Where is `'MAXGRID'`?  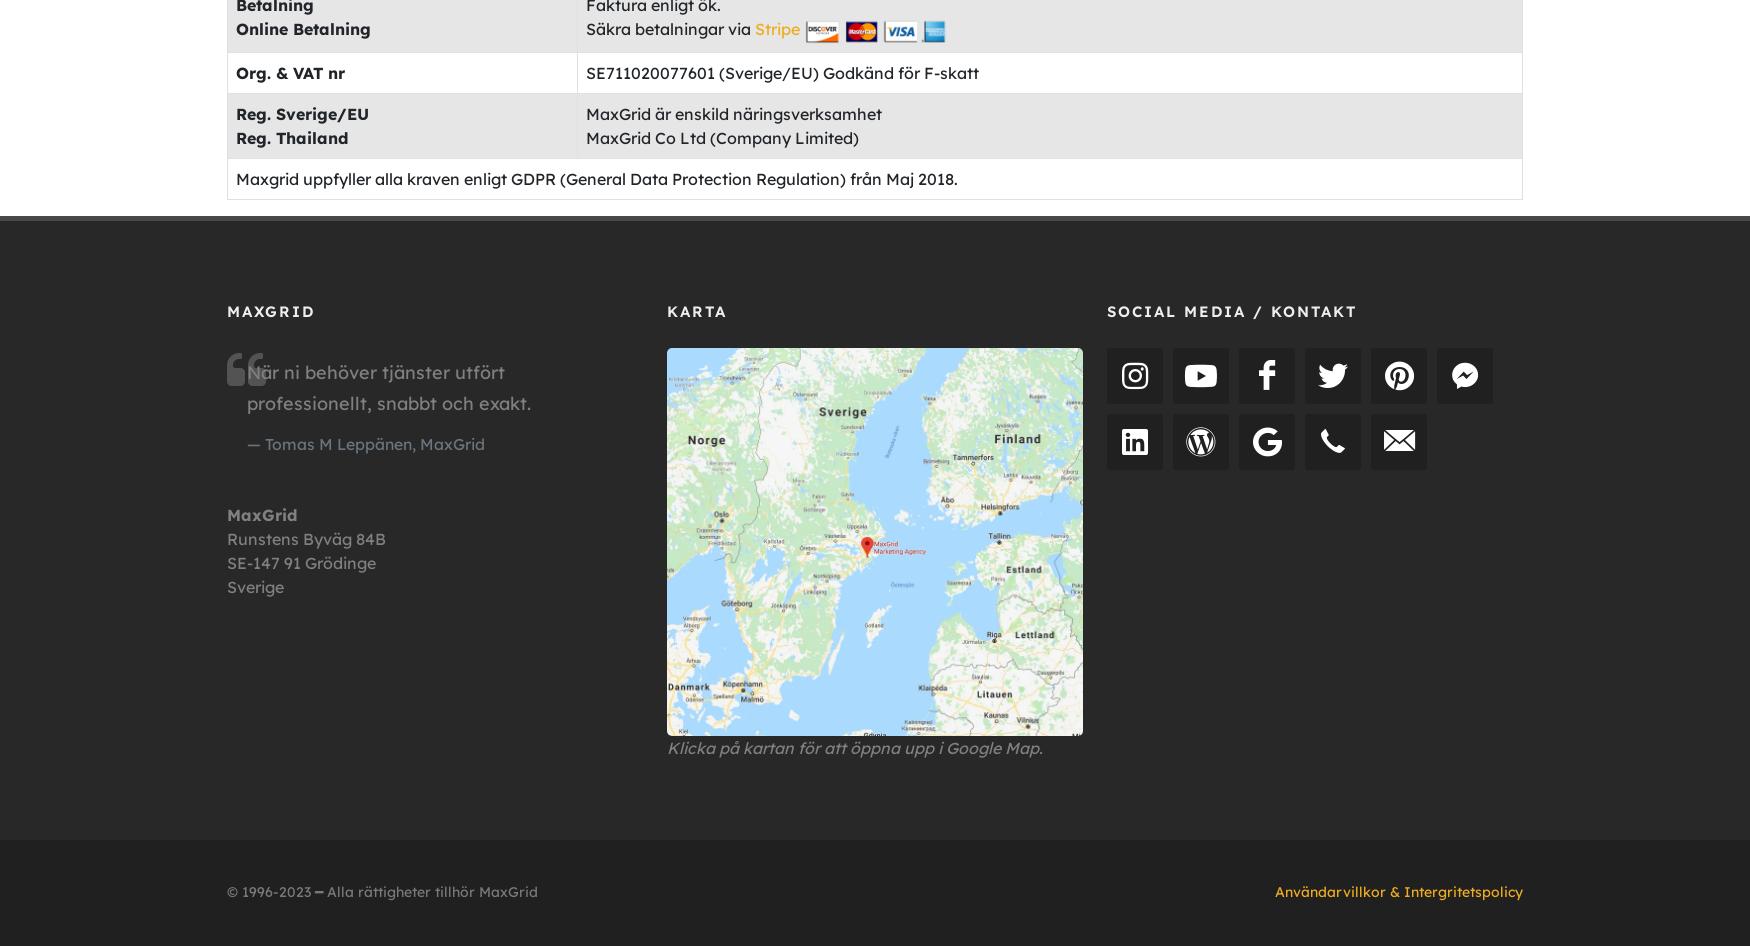
'MAXGRID' is located at coordinates (270, 309).